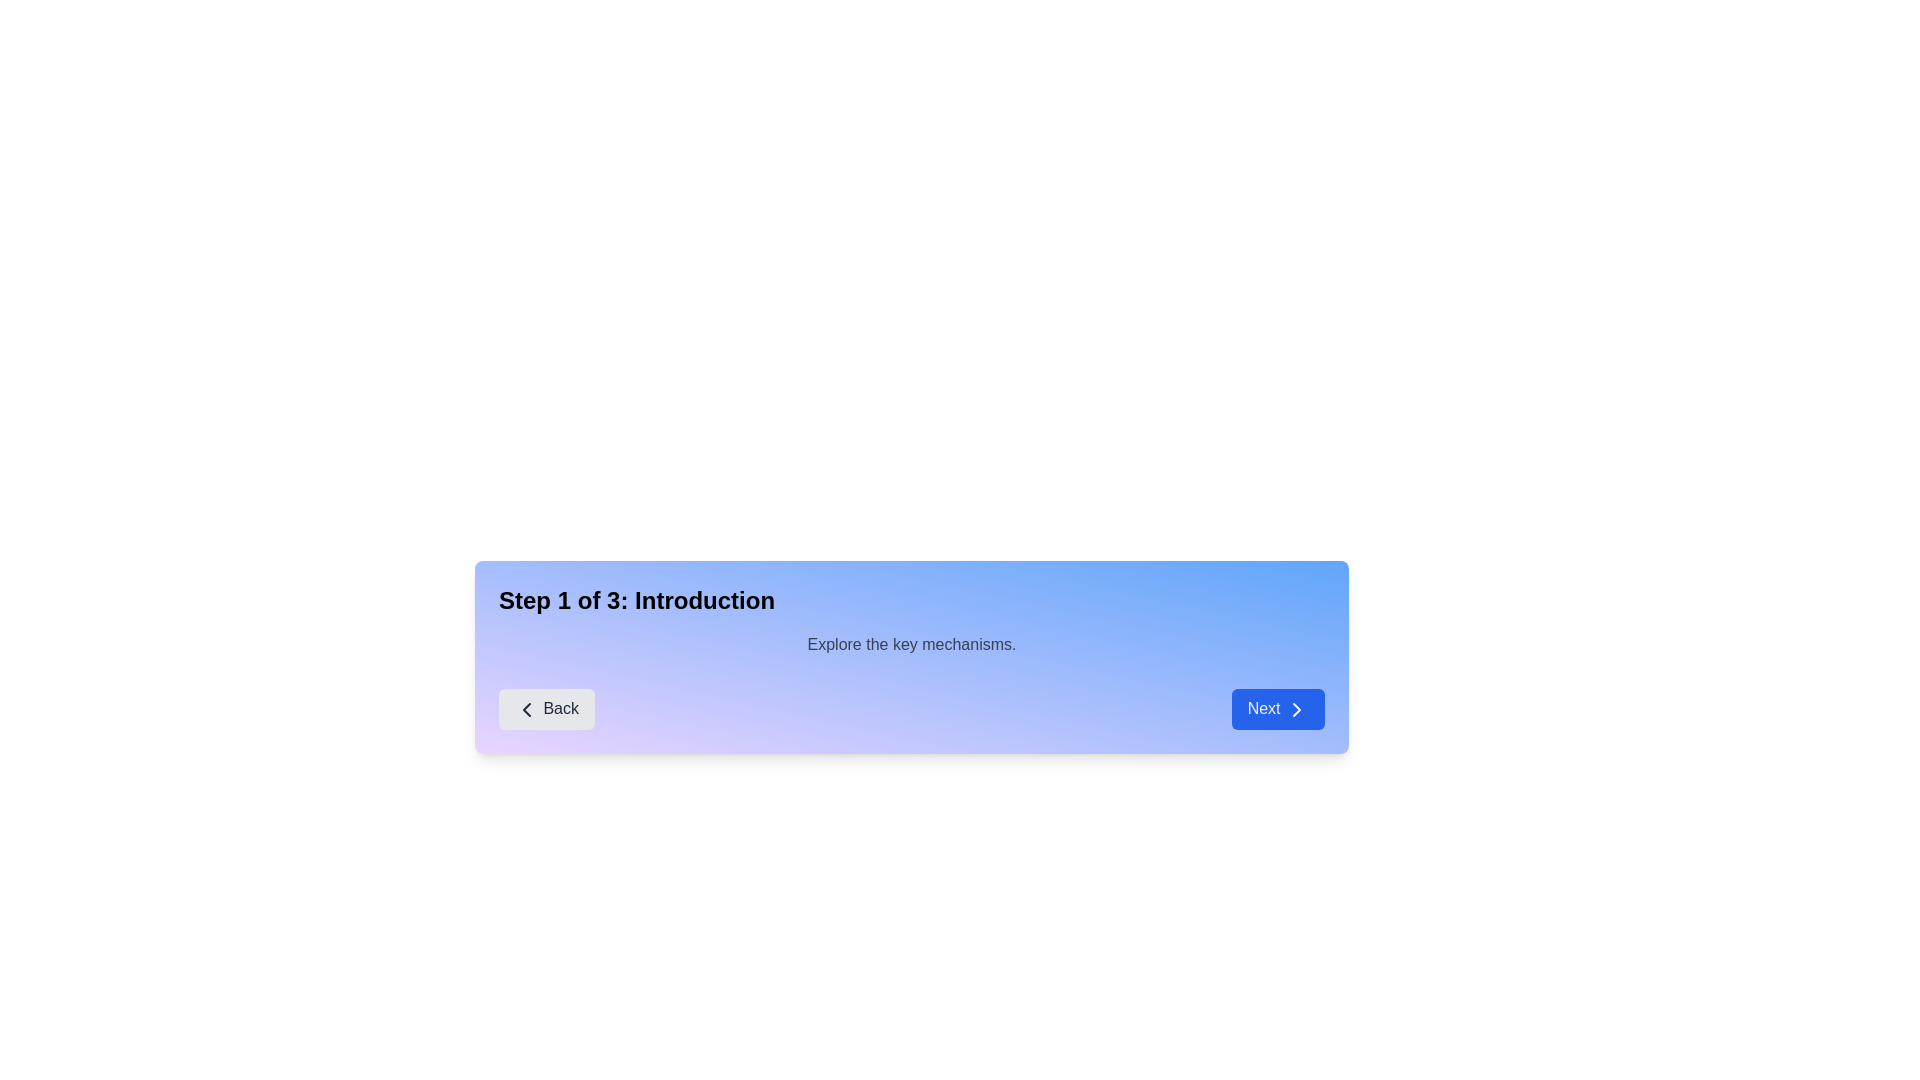  I want to click on the back button to navigate to the previous step, so click(547, 708).